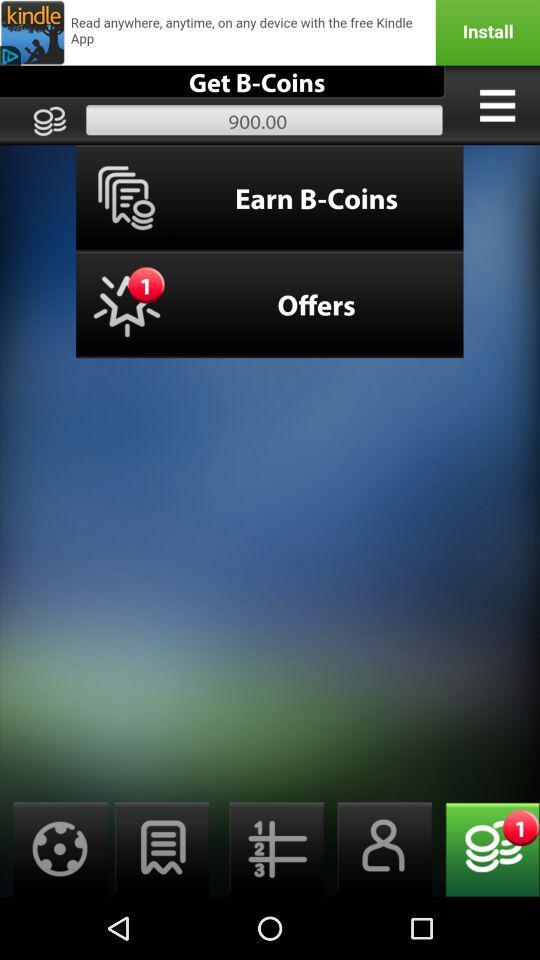  Describe the element at coordinates (496, 105) in the screenshot. I see `switch to menu option` at that location.